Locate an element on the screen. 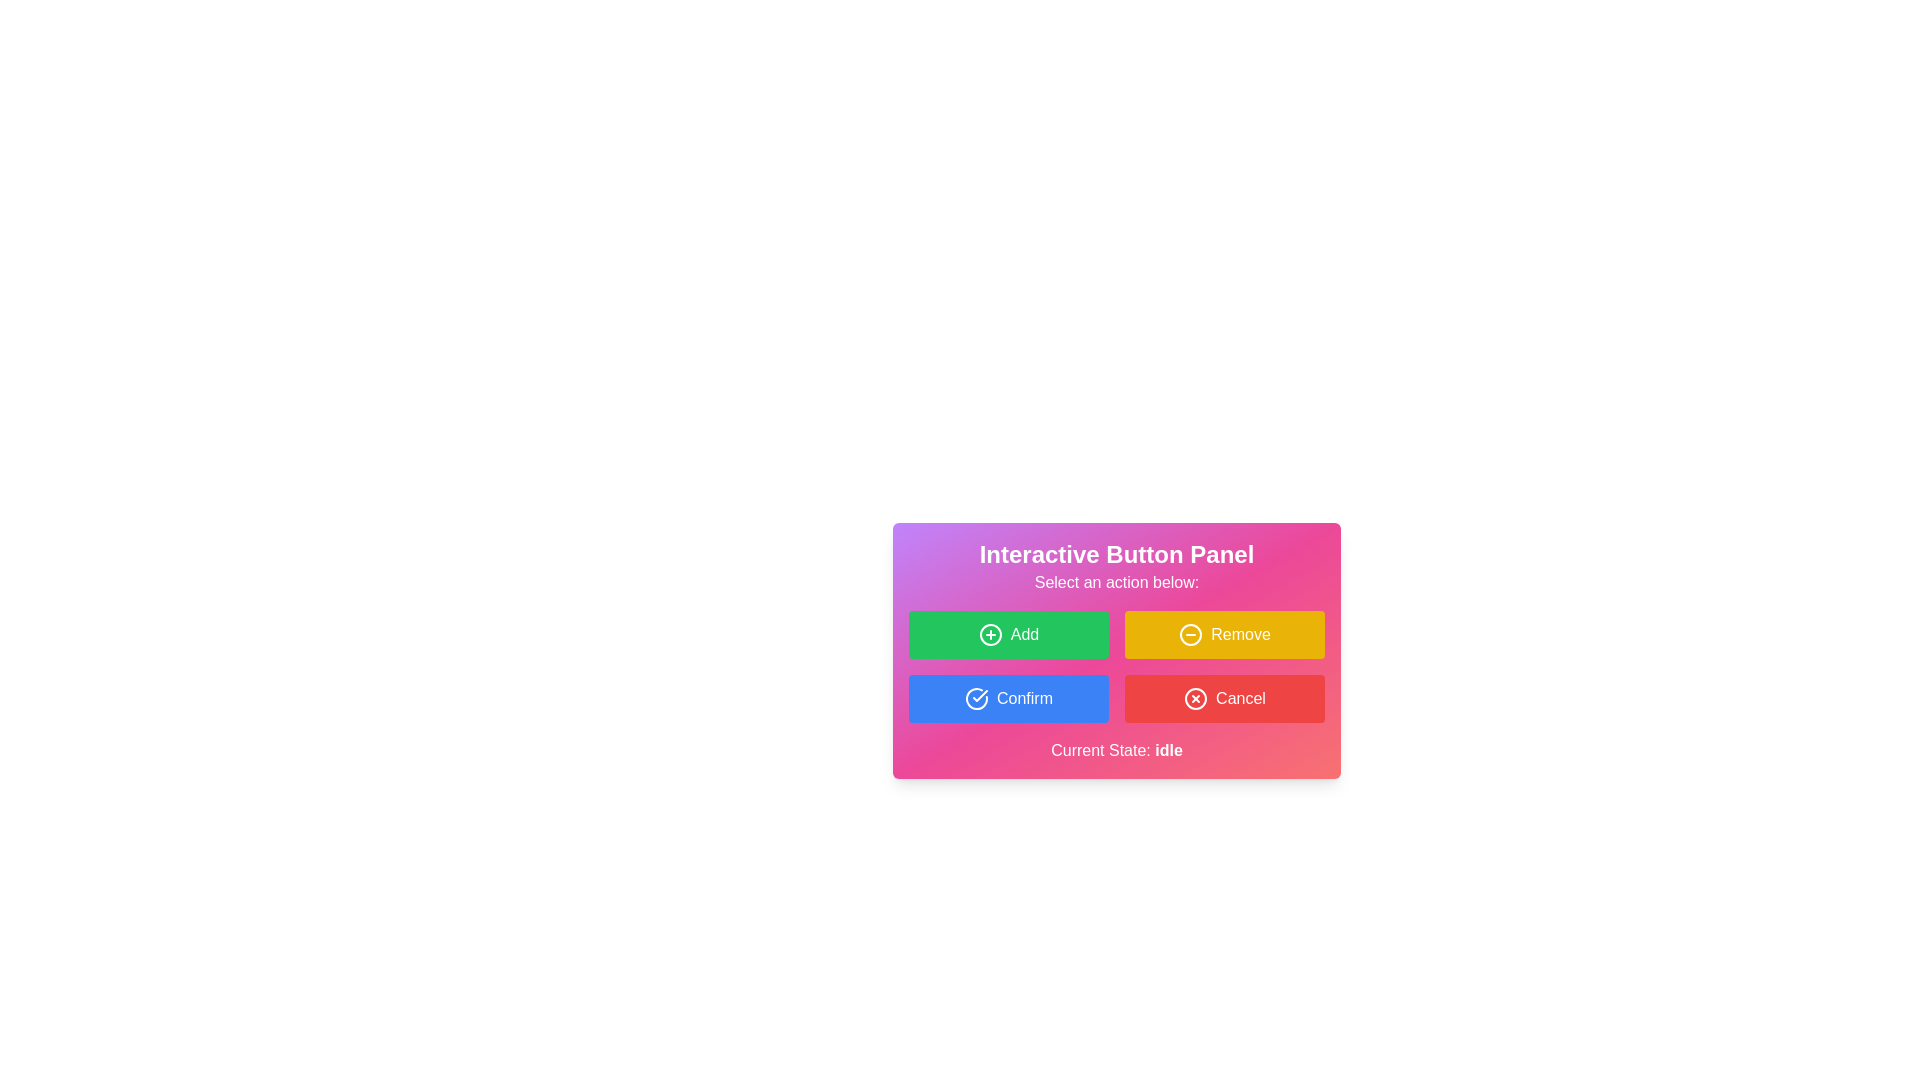 The width and height of the screenshot is (1920, 1080). the circular icon within the green 'Add' button located in the top-left corner of the four-button grid is located at coordinates (990, 635).